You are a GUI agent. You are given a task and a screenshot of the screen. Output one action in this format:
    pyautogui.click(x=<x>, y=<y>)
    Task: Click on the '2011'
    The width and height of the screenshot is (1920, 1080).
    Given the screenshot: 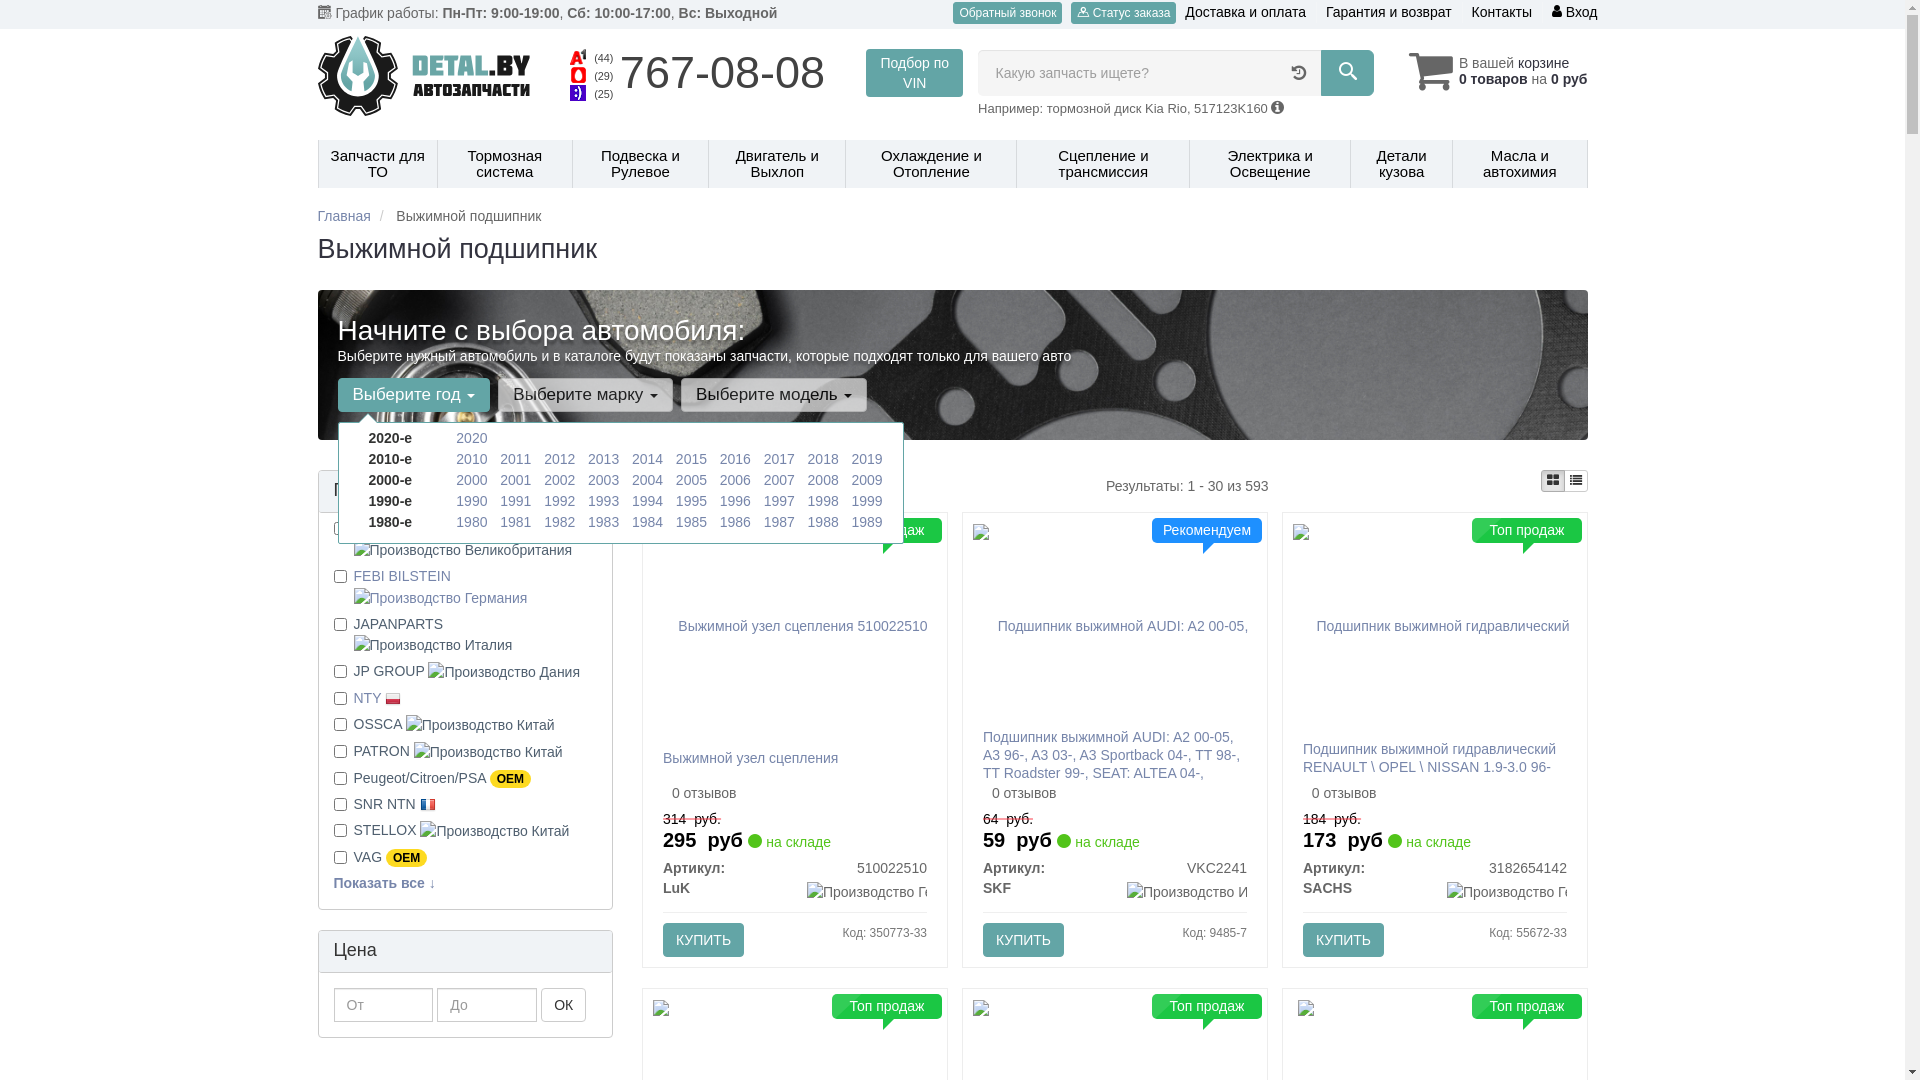 What is the action you would take?
    pyautogui.click(x=515, y=459)
    